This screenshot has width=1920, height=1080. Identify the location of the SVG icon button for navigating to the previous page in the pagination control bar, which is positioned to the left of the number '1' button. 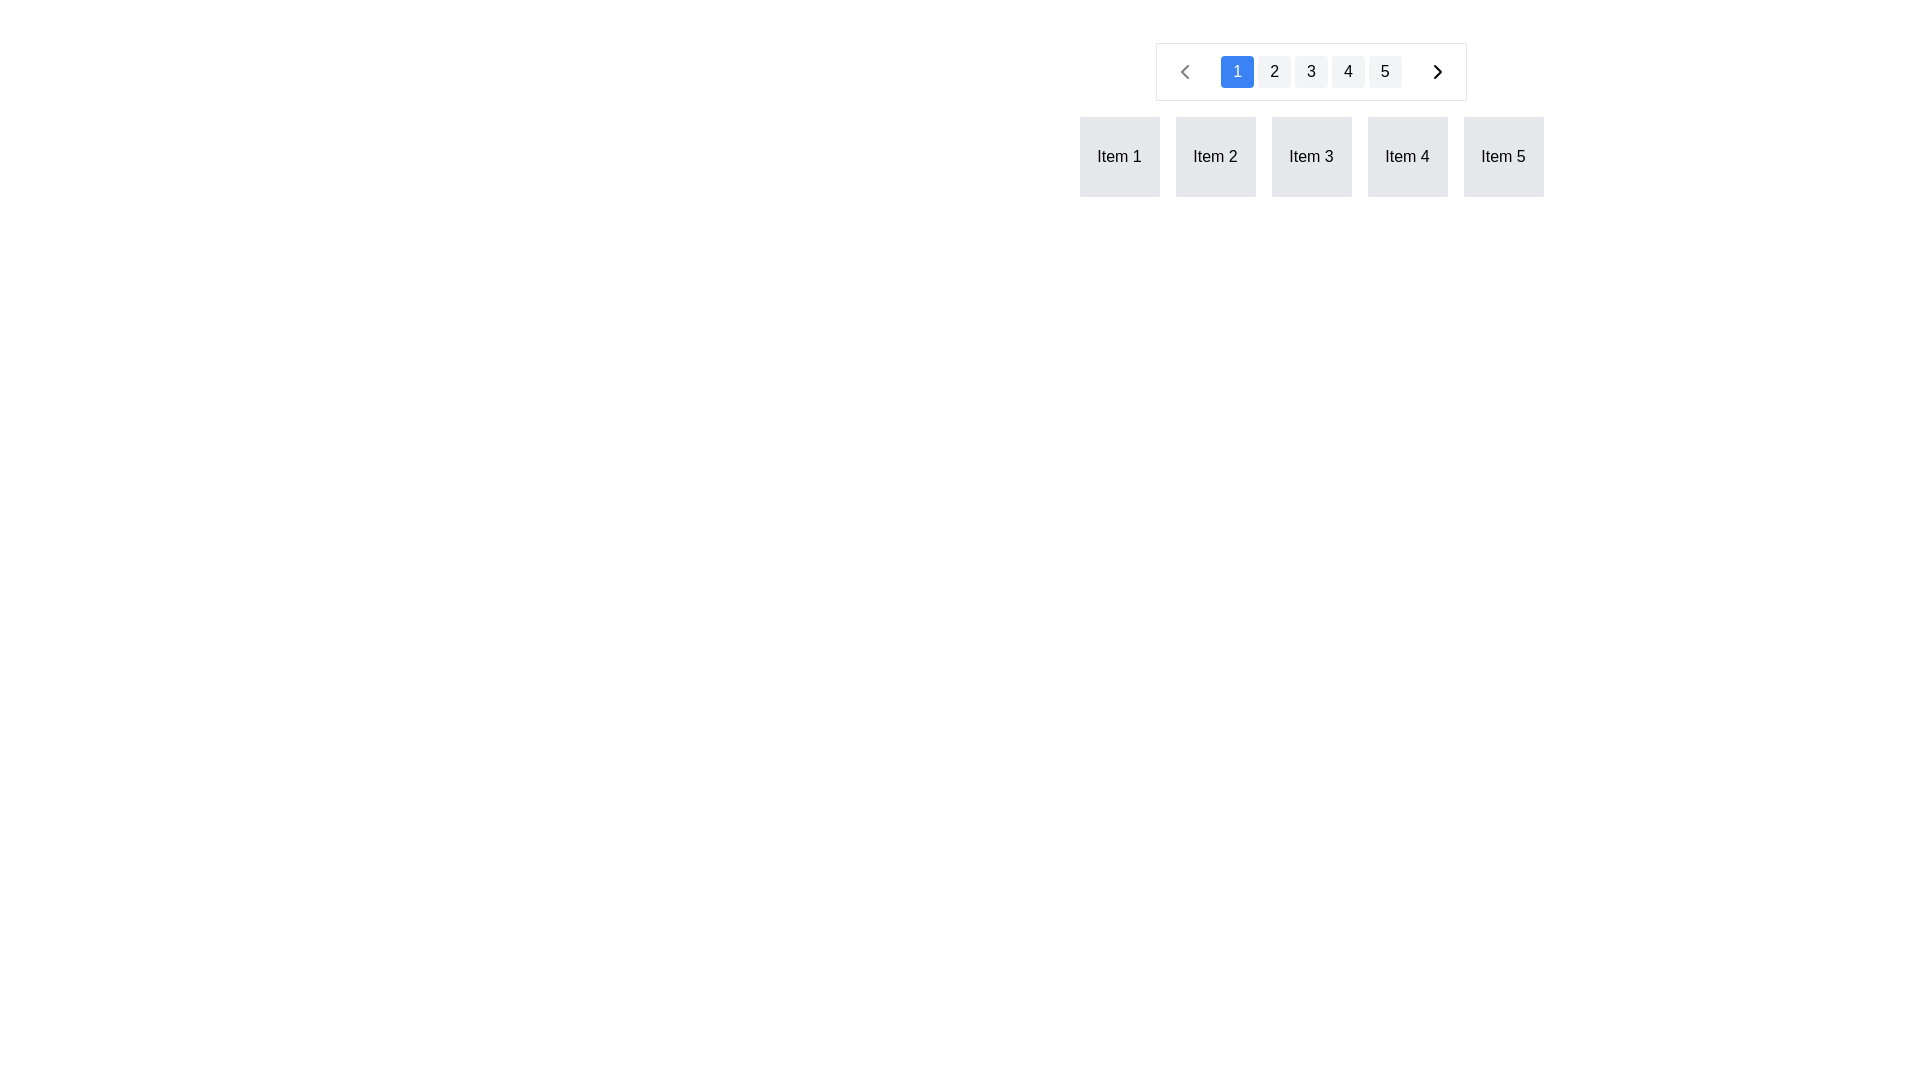
(1185, 71).